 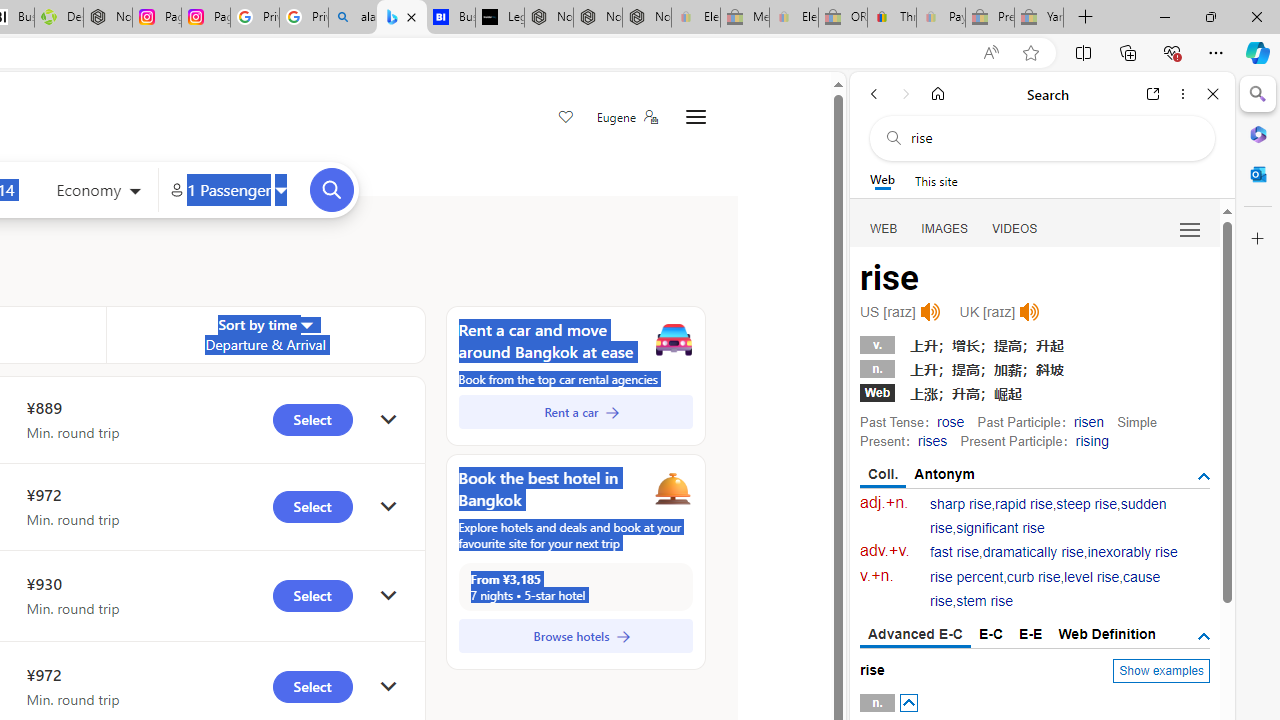 What do you see at coordinates (1202, 636) in the screenshot?
I see `'AutomationID: tgdef'` at bounding box center [1202, 636].